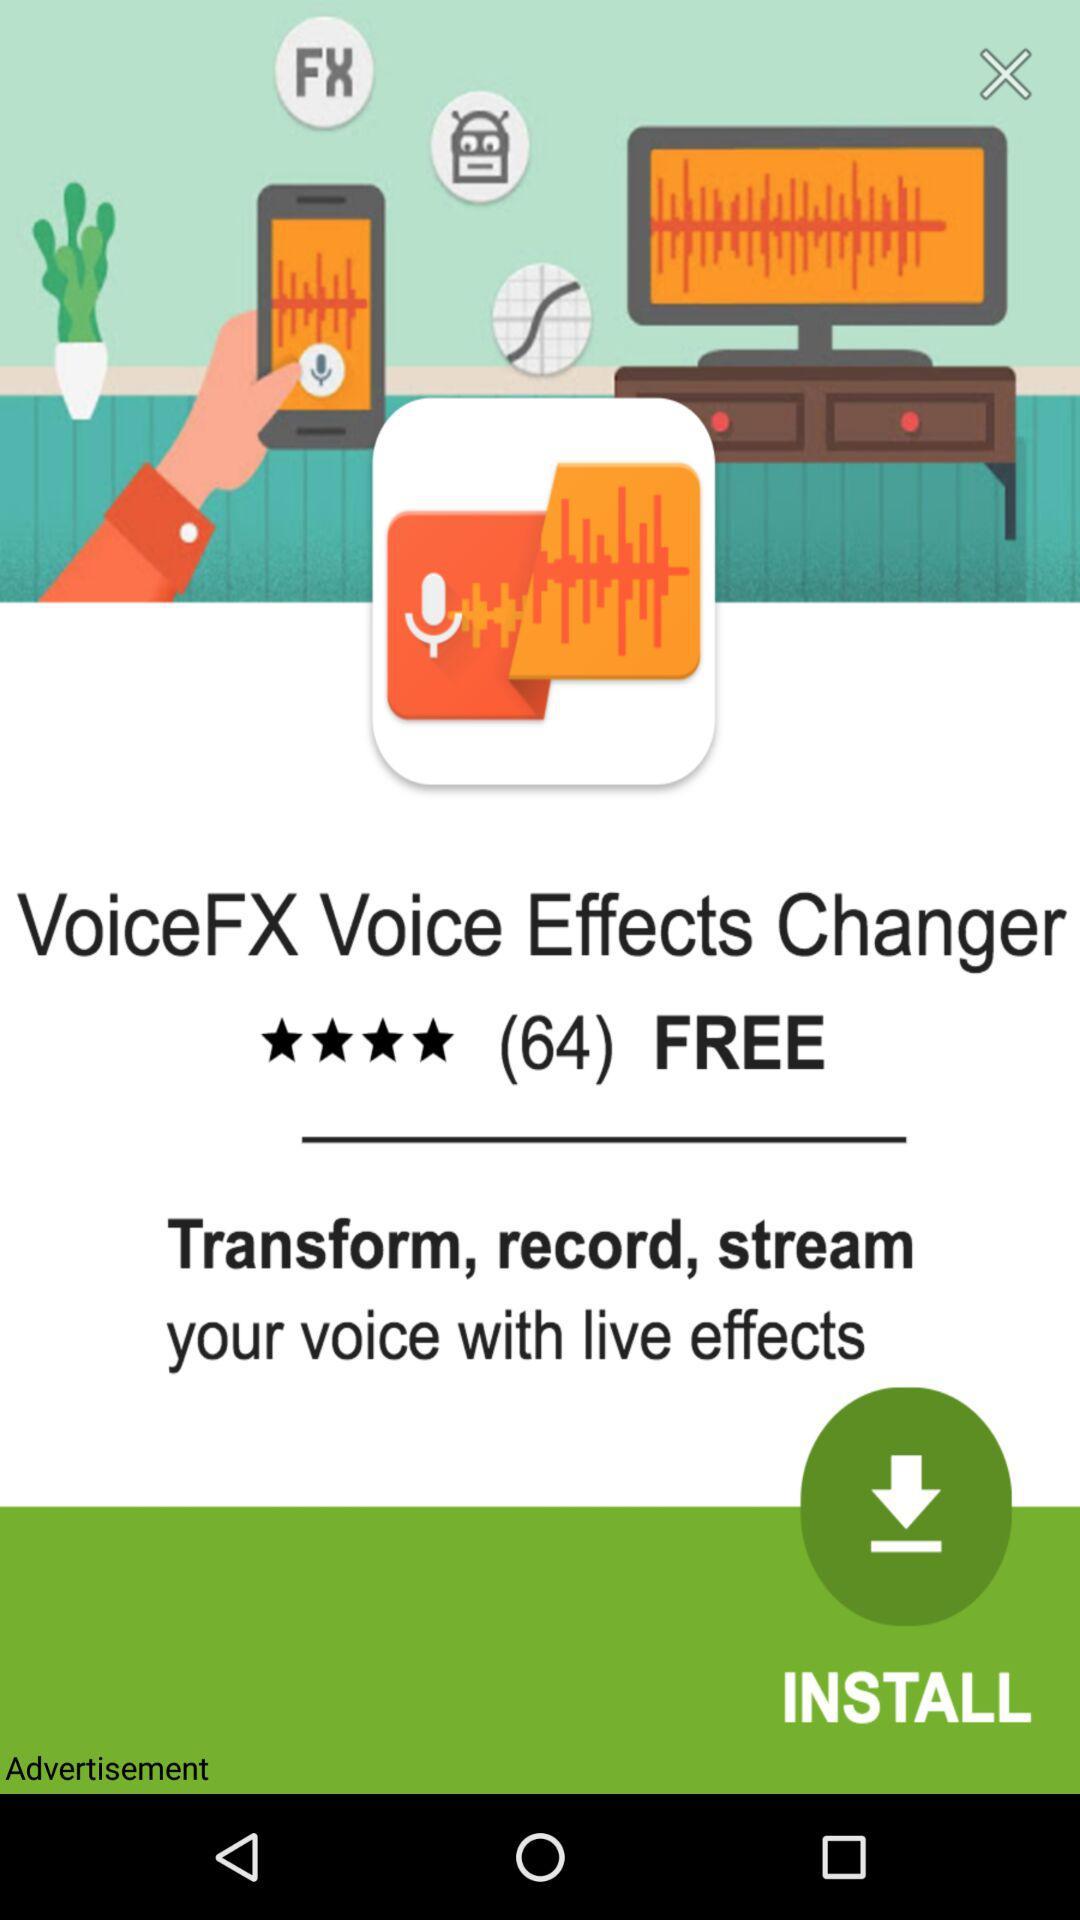 The height and width of the screenshot is (1920, 1080). I want to click on the close icon, so click(1005, 79).